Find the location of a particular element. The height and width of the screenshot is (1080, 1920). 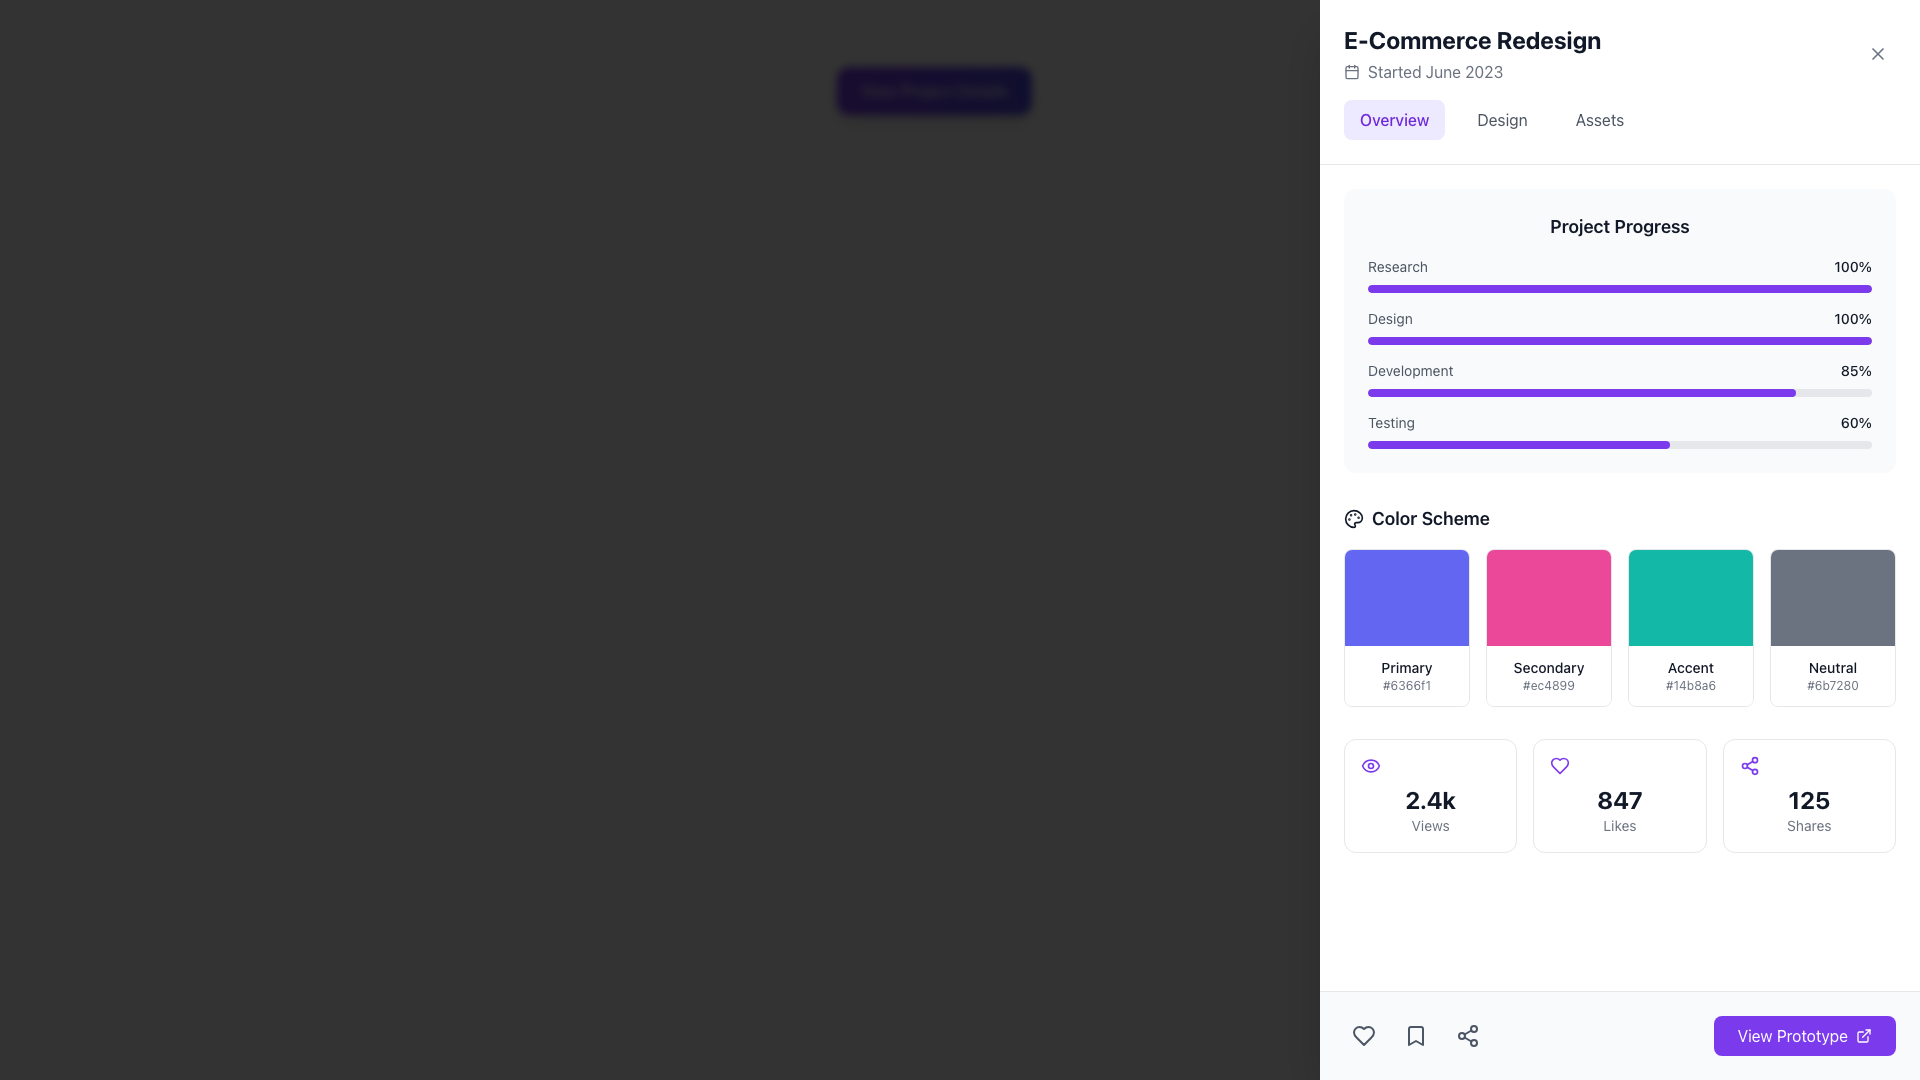

the informative label with a calendar icon that reads 'Started June 2023', located below the main heading 'E-Commerce Redesign' is located at coordinates (1472, 71).